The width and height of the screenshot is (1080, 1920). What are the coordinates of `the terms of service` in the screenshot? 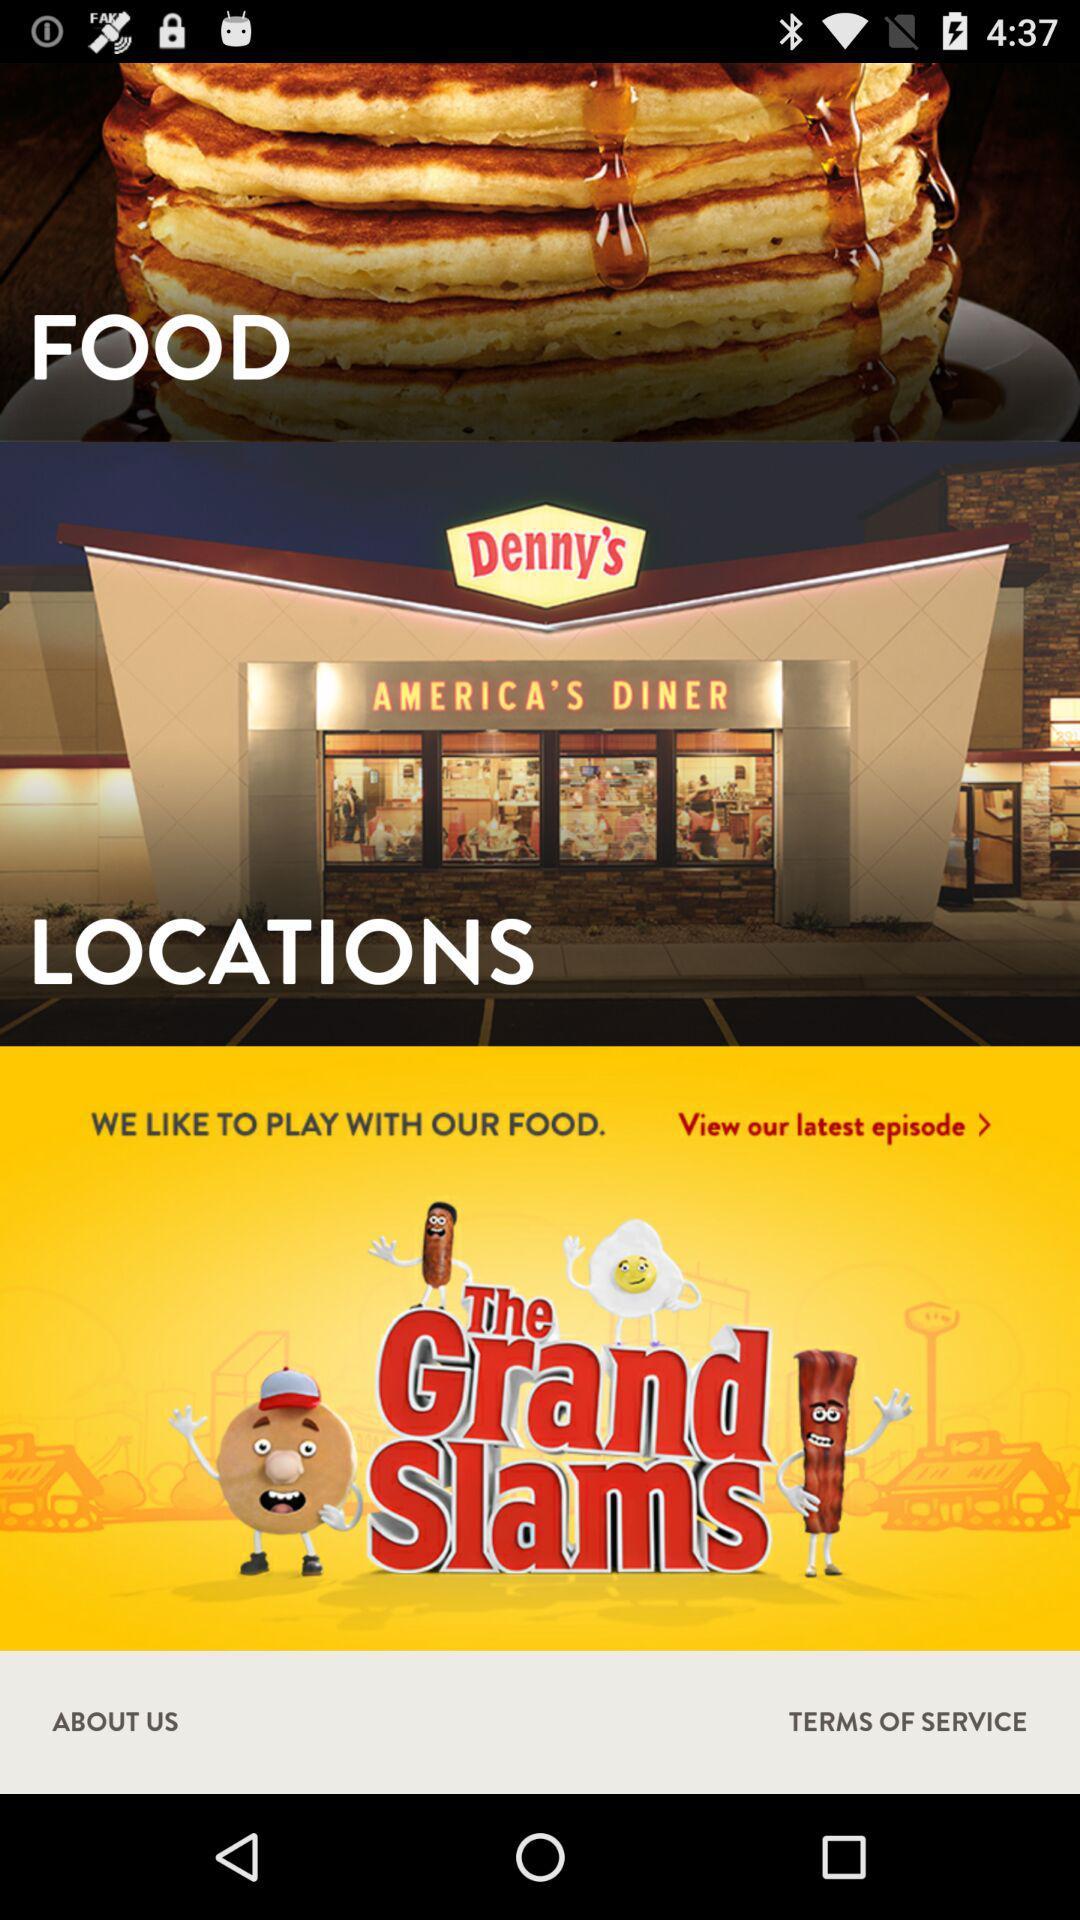 It's located at (908, 1721).